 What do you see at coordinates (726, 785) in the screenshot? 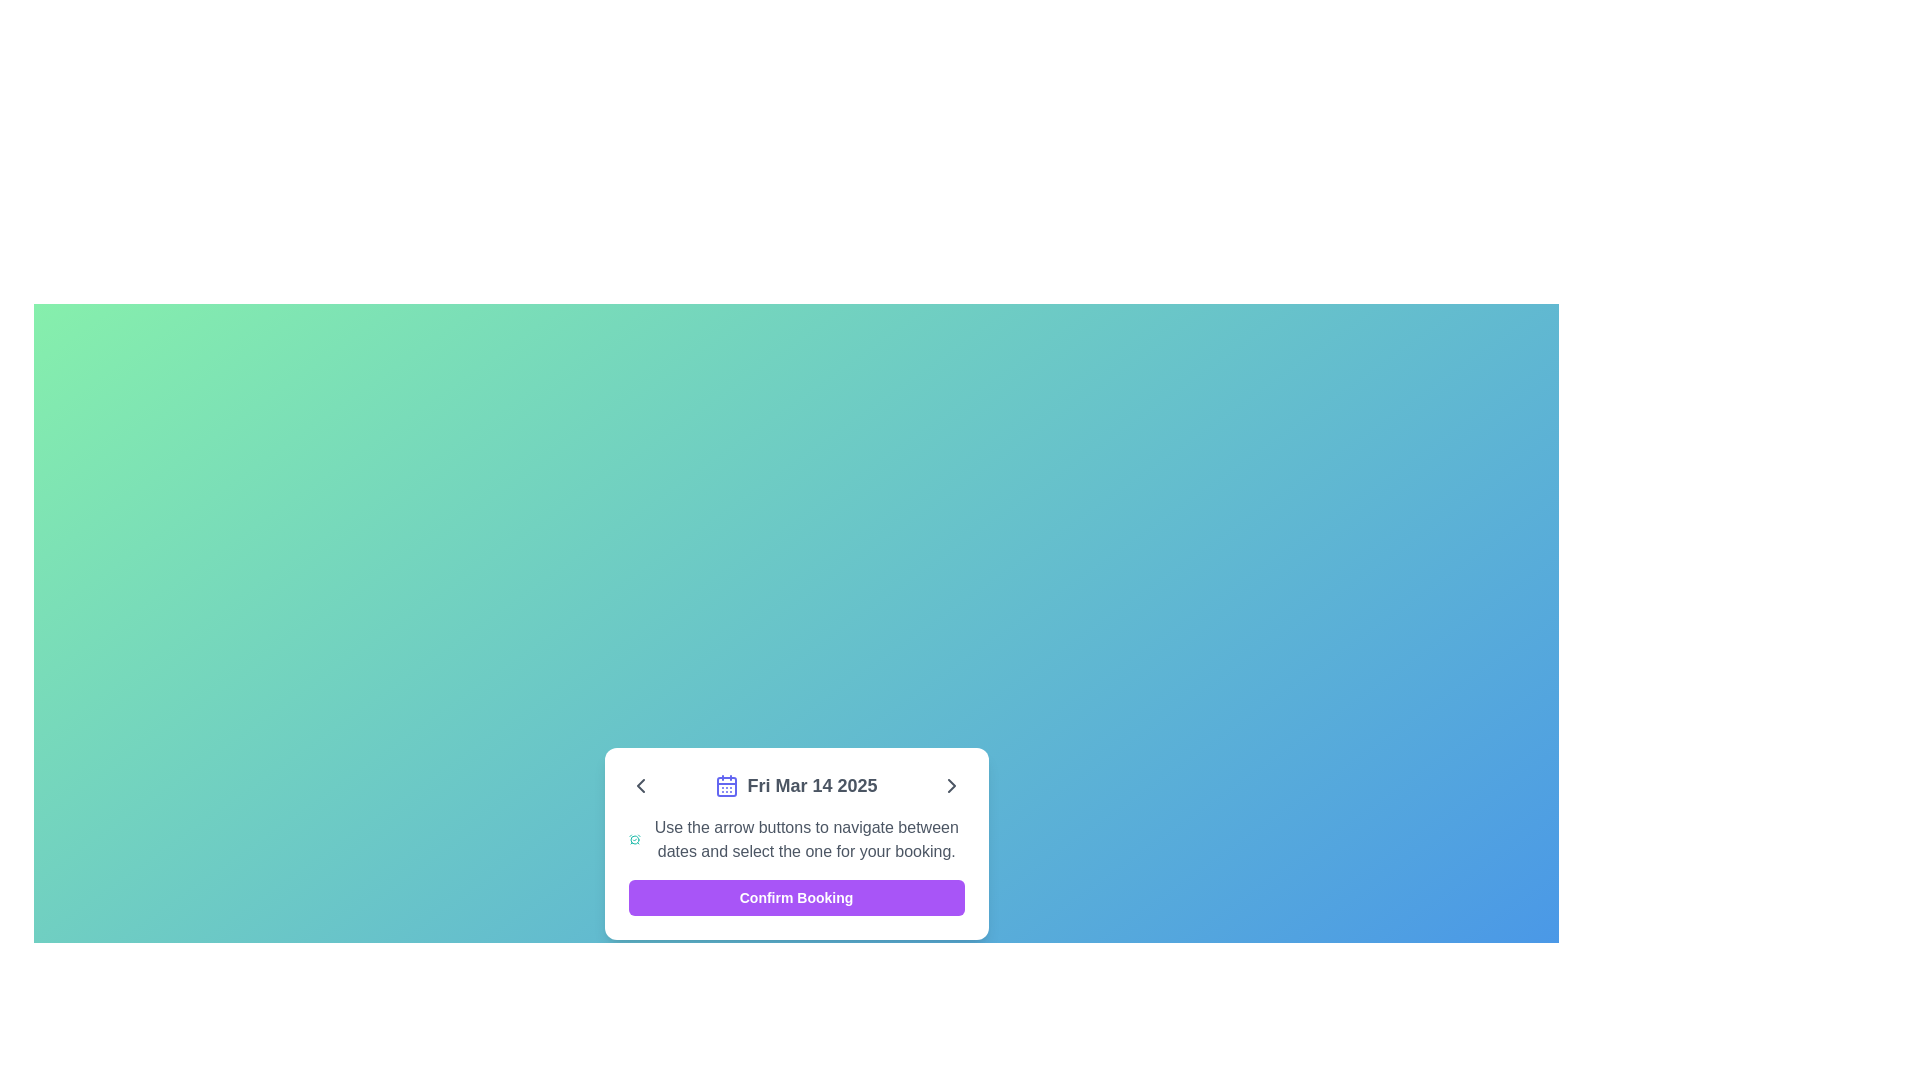
I see `the calendar icon located to the left of the date text 'Fri Mar 14 2025' in the header of the date selection dialog box` at bounding box center [726, 785].